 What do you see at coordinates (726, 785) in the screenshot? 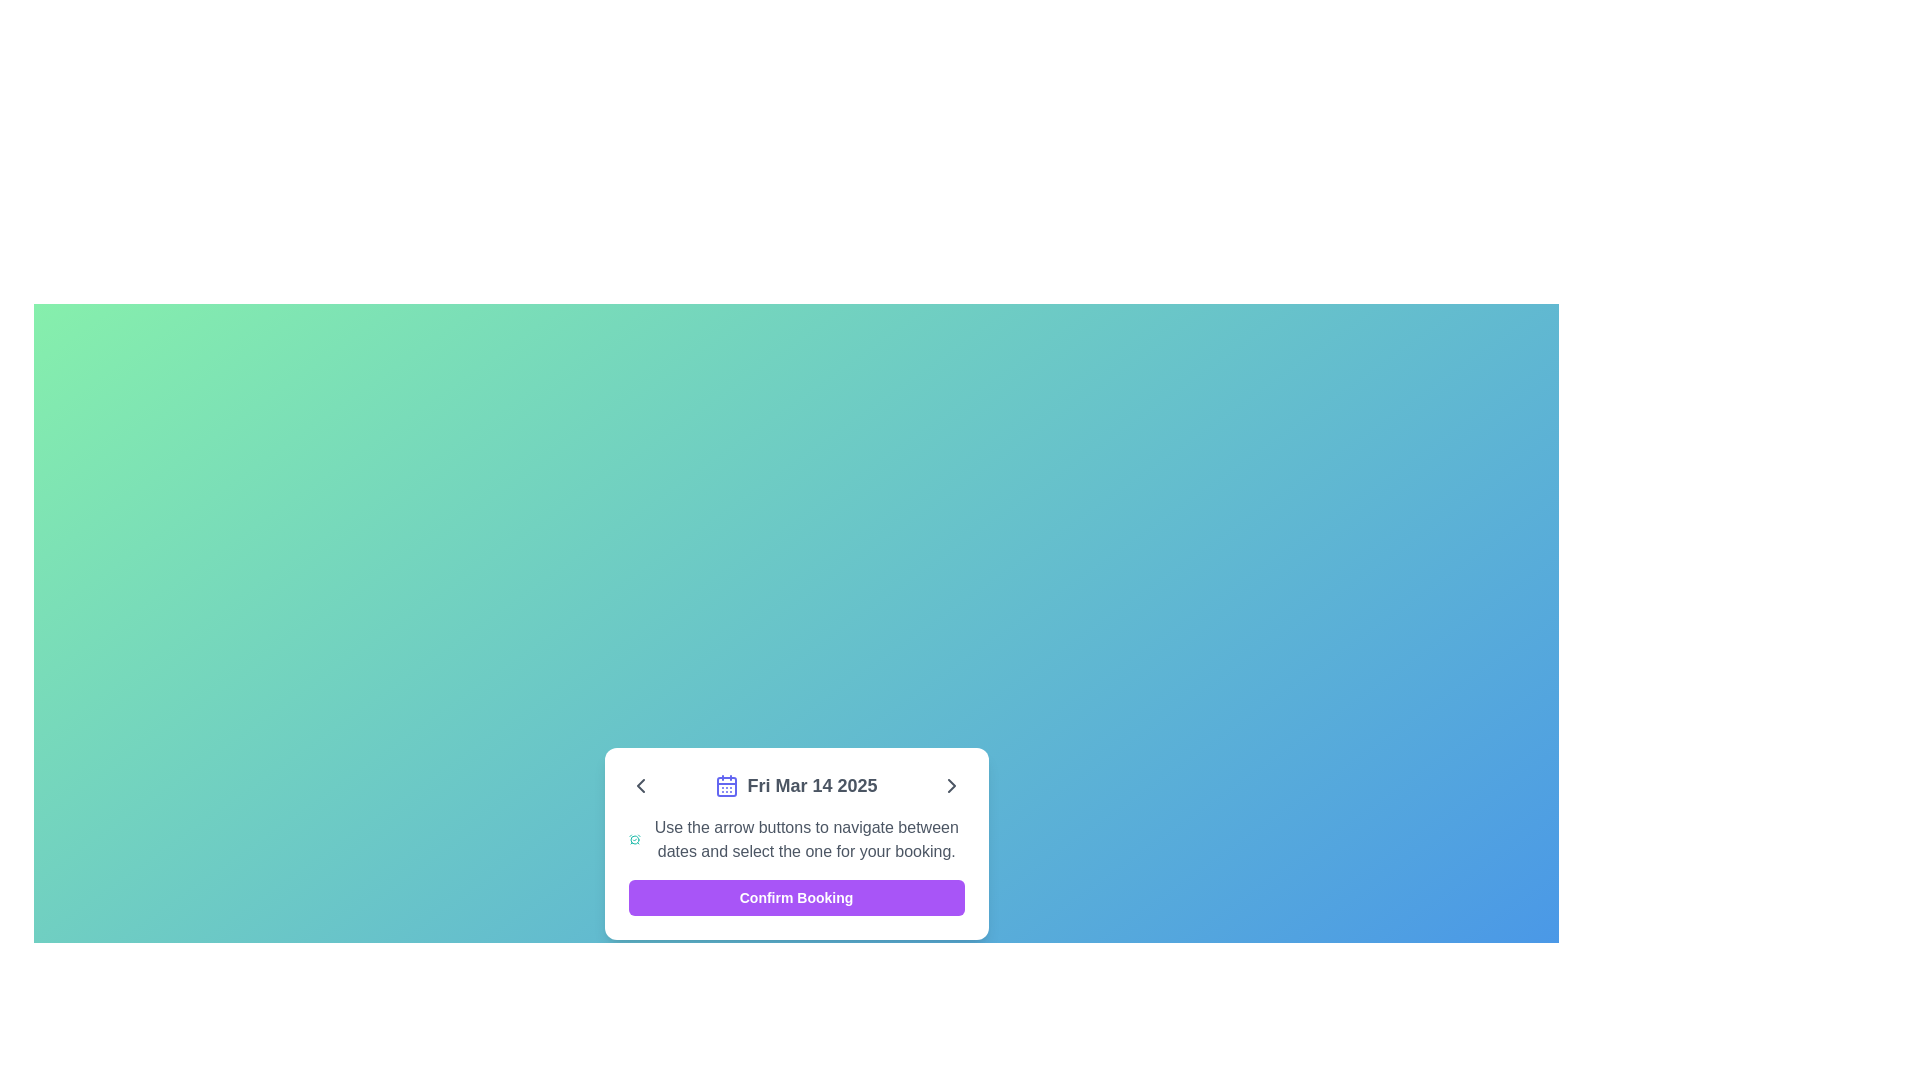
I see `the calendar icon located to the left of the date text 'Fri Mar 14 2025' in the header of the date selection dialog box` at bounding box center [726, 785].